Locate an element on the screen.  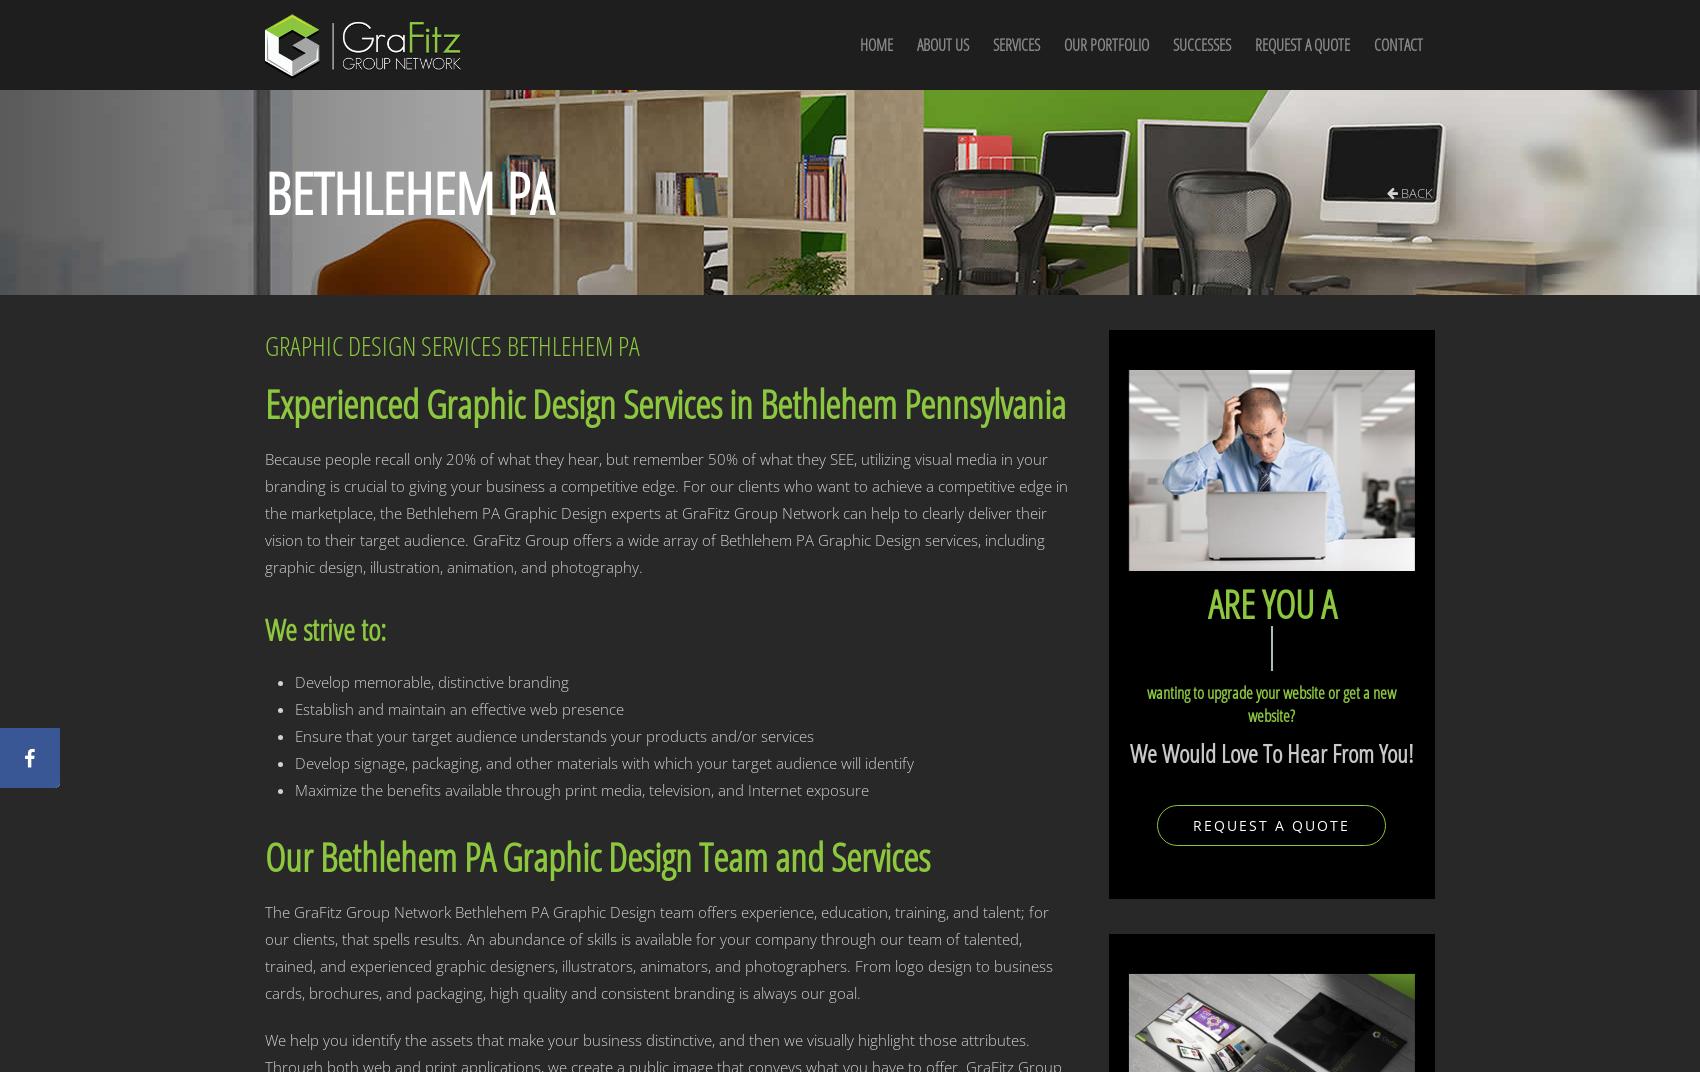
'wanting to upgrade your website or get a new website?' is located at coordinates (1270, 702).